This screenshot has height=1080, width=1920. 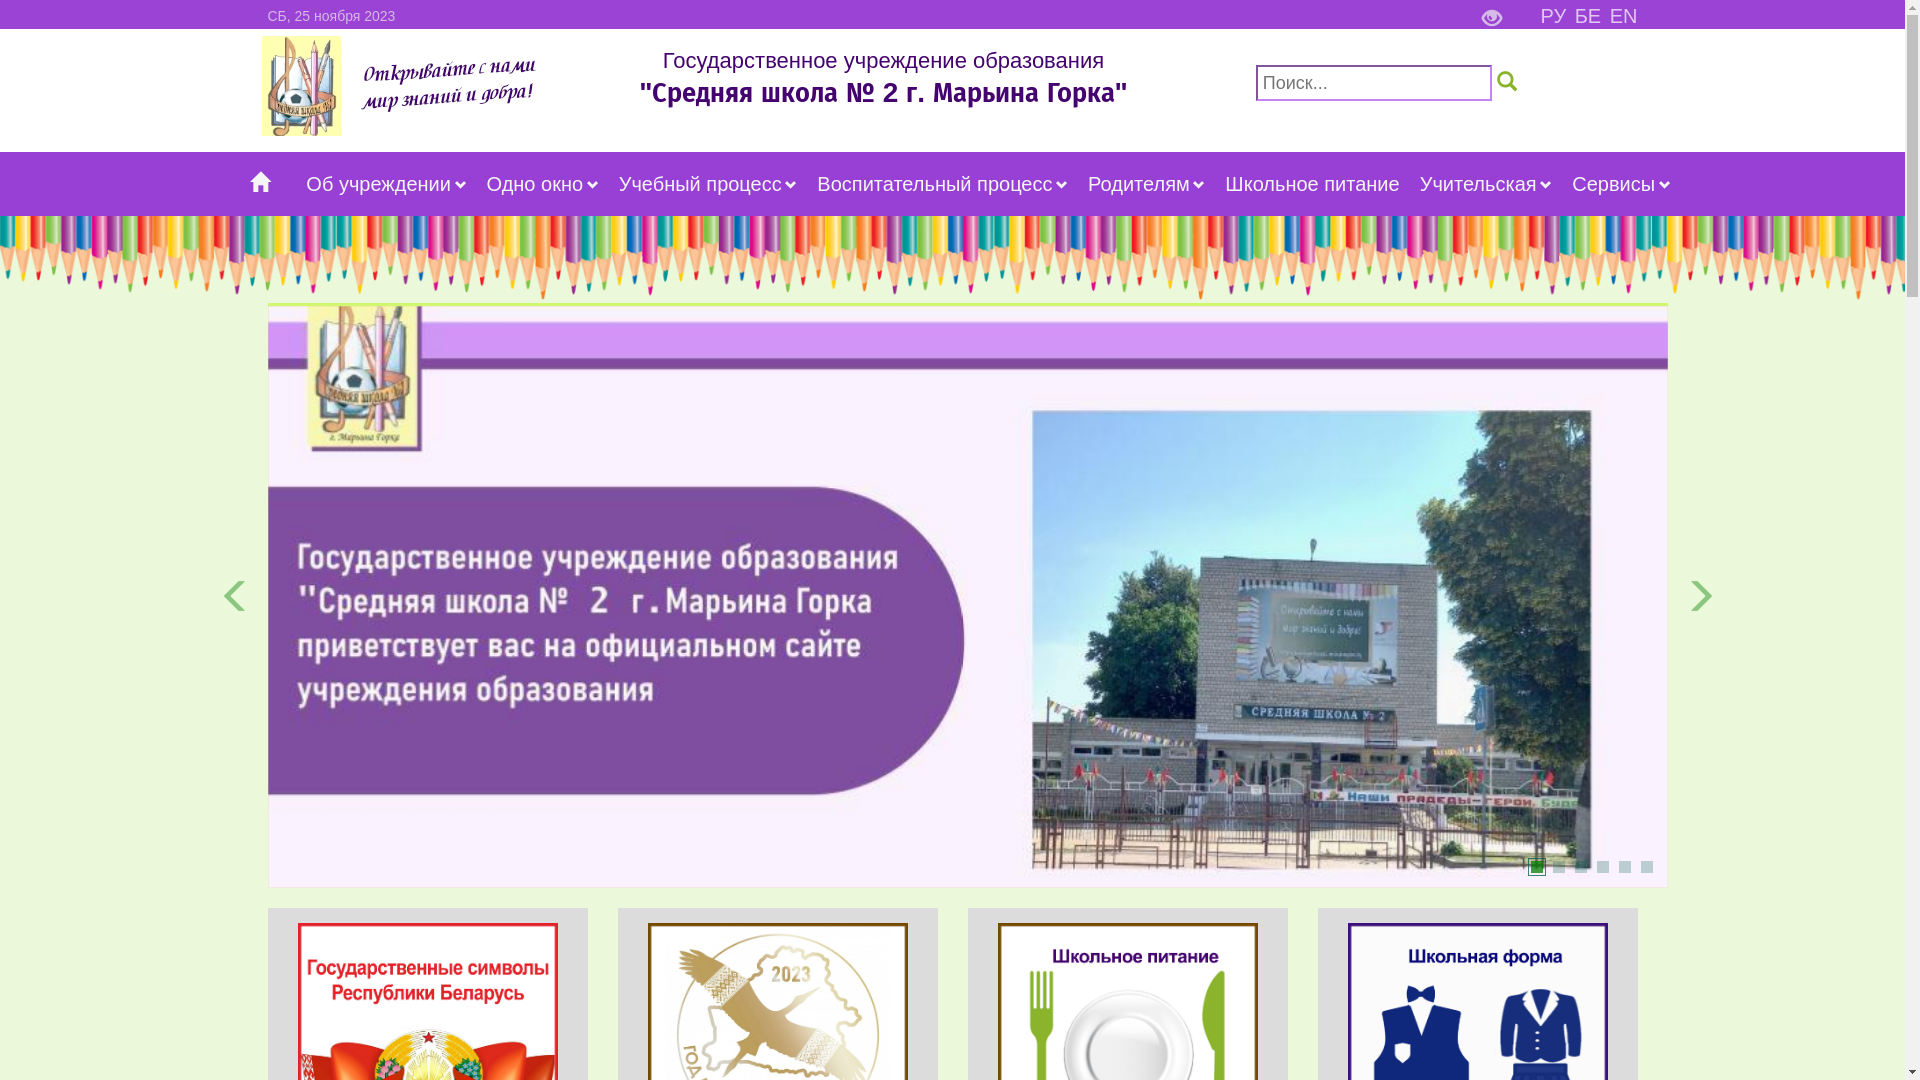 I want to click on '1', so click(x=1535, y=866).